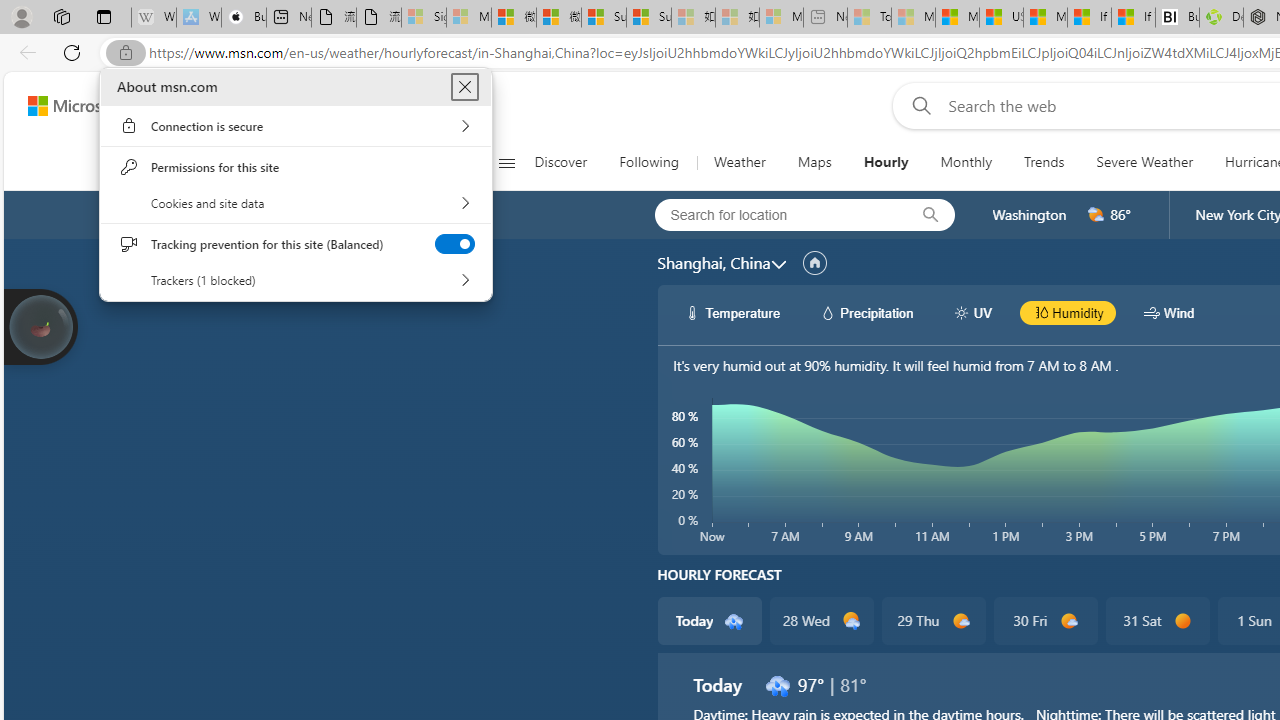 The width and height of the screenshot is (1280, 720). Describe the element at coordinates (932, 620) in the screenshot. I see `'29 Thu d1000'` at that location.